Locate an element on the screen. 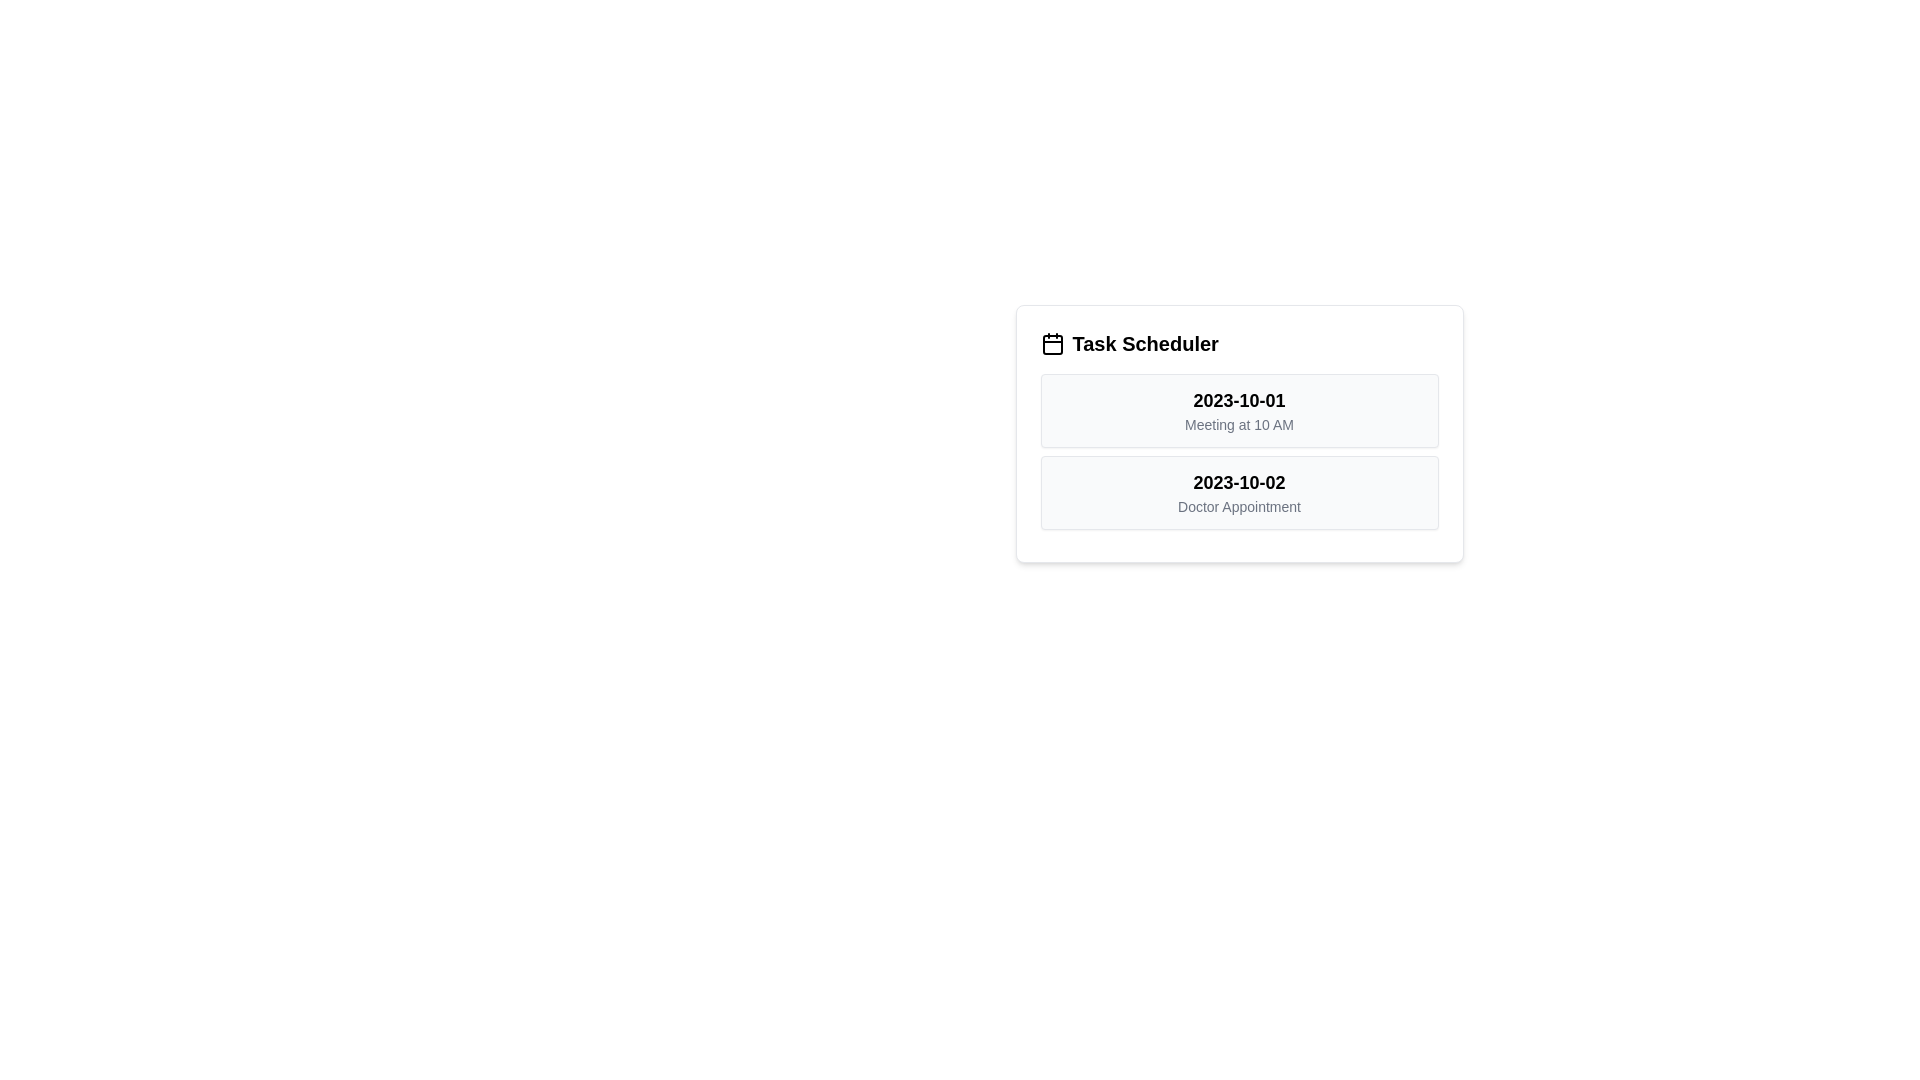 This screenshot has width=1920, height=1080. the static text element displaying the event date, which is located above the 'Doctor Appointment' text in the 'Task Scheduler' section is located at coordinates (1238, 482).